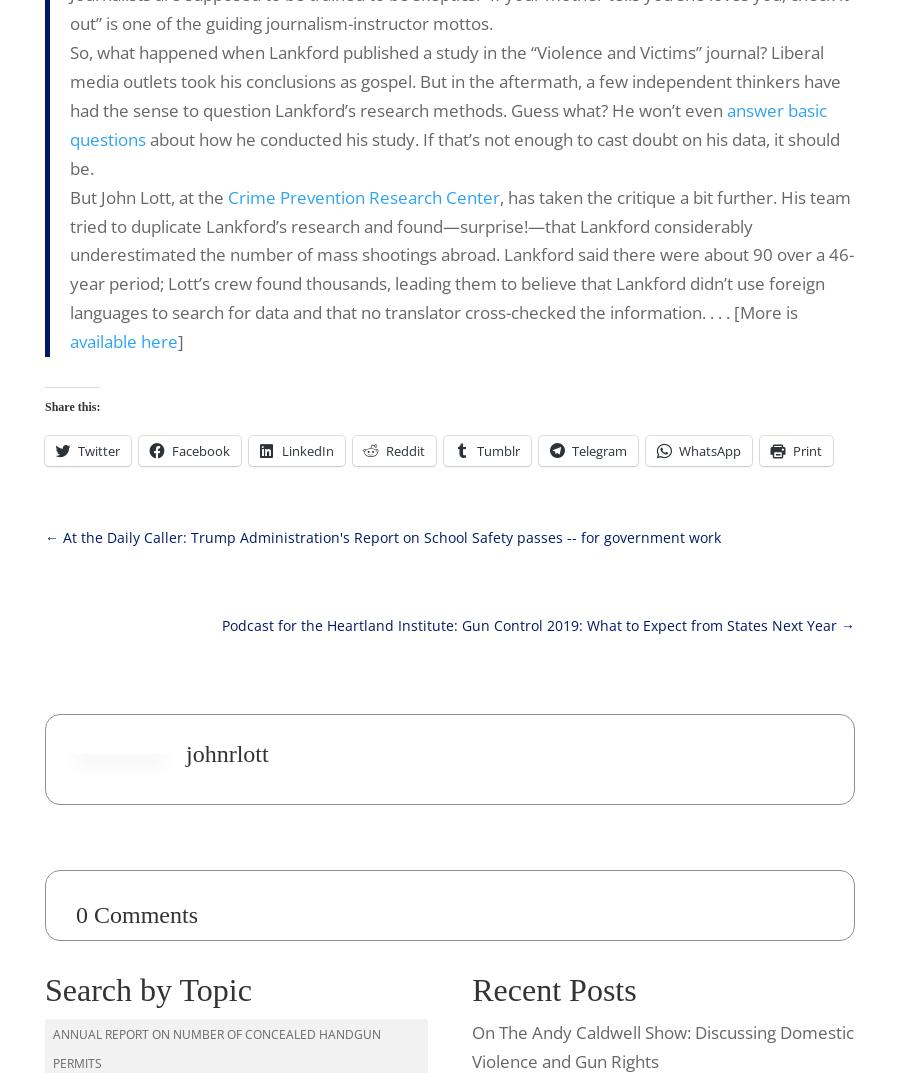 This screenshot has height=1073, width=900. I want to click on 'Podcast for the Heartland Institute: Gun Control 2019: What to Expect from States Next Year', so click(528, 624).